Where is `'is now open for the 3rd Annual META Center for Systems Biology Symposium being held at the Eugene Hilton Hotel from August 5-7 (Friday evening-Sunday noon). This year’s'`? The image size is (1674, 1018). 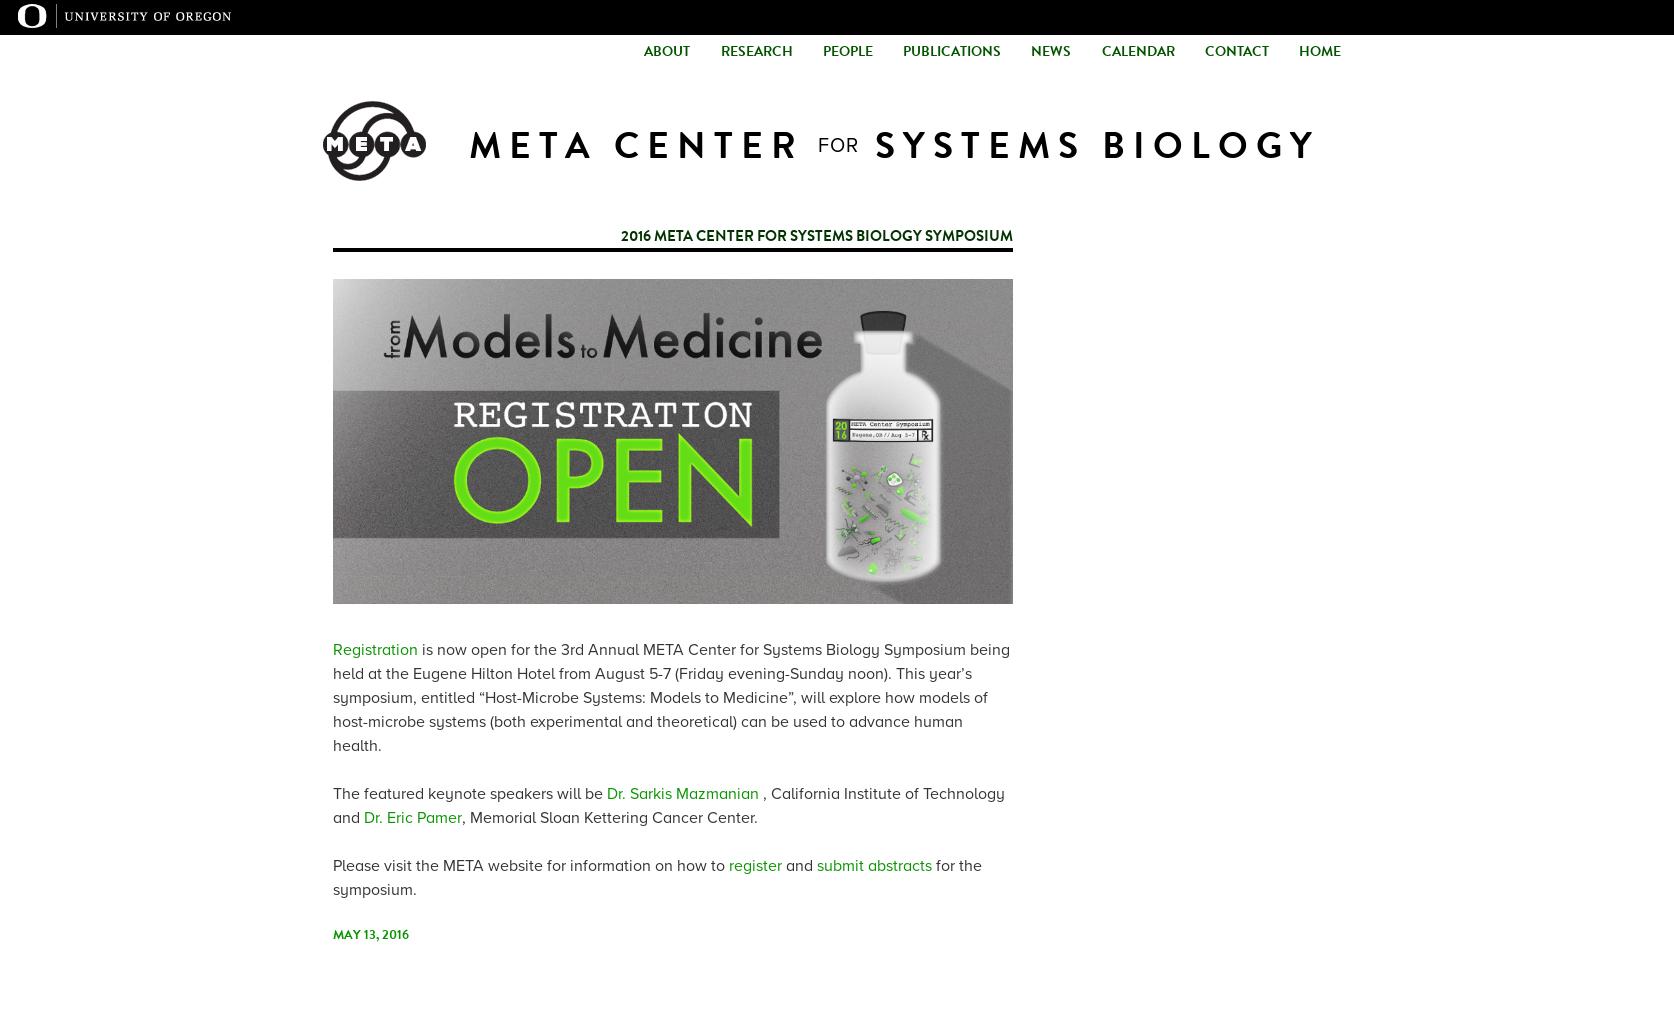 'is now open for the 3rd Annual META Center for Systems Biology Symposium being held at the Eugene Hilton Hotel from August 5-7 (Friday evening-Sunday noon). This year’s' is located at coordinates (671, 661).